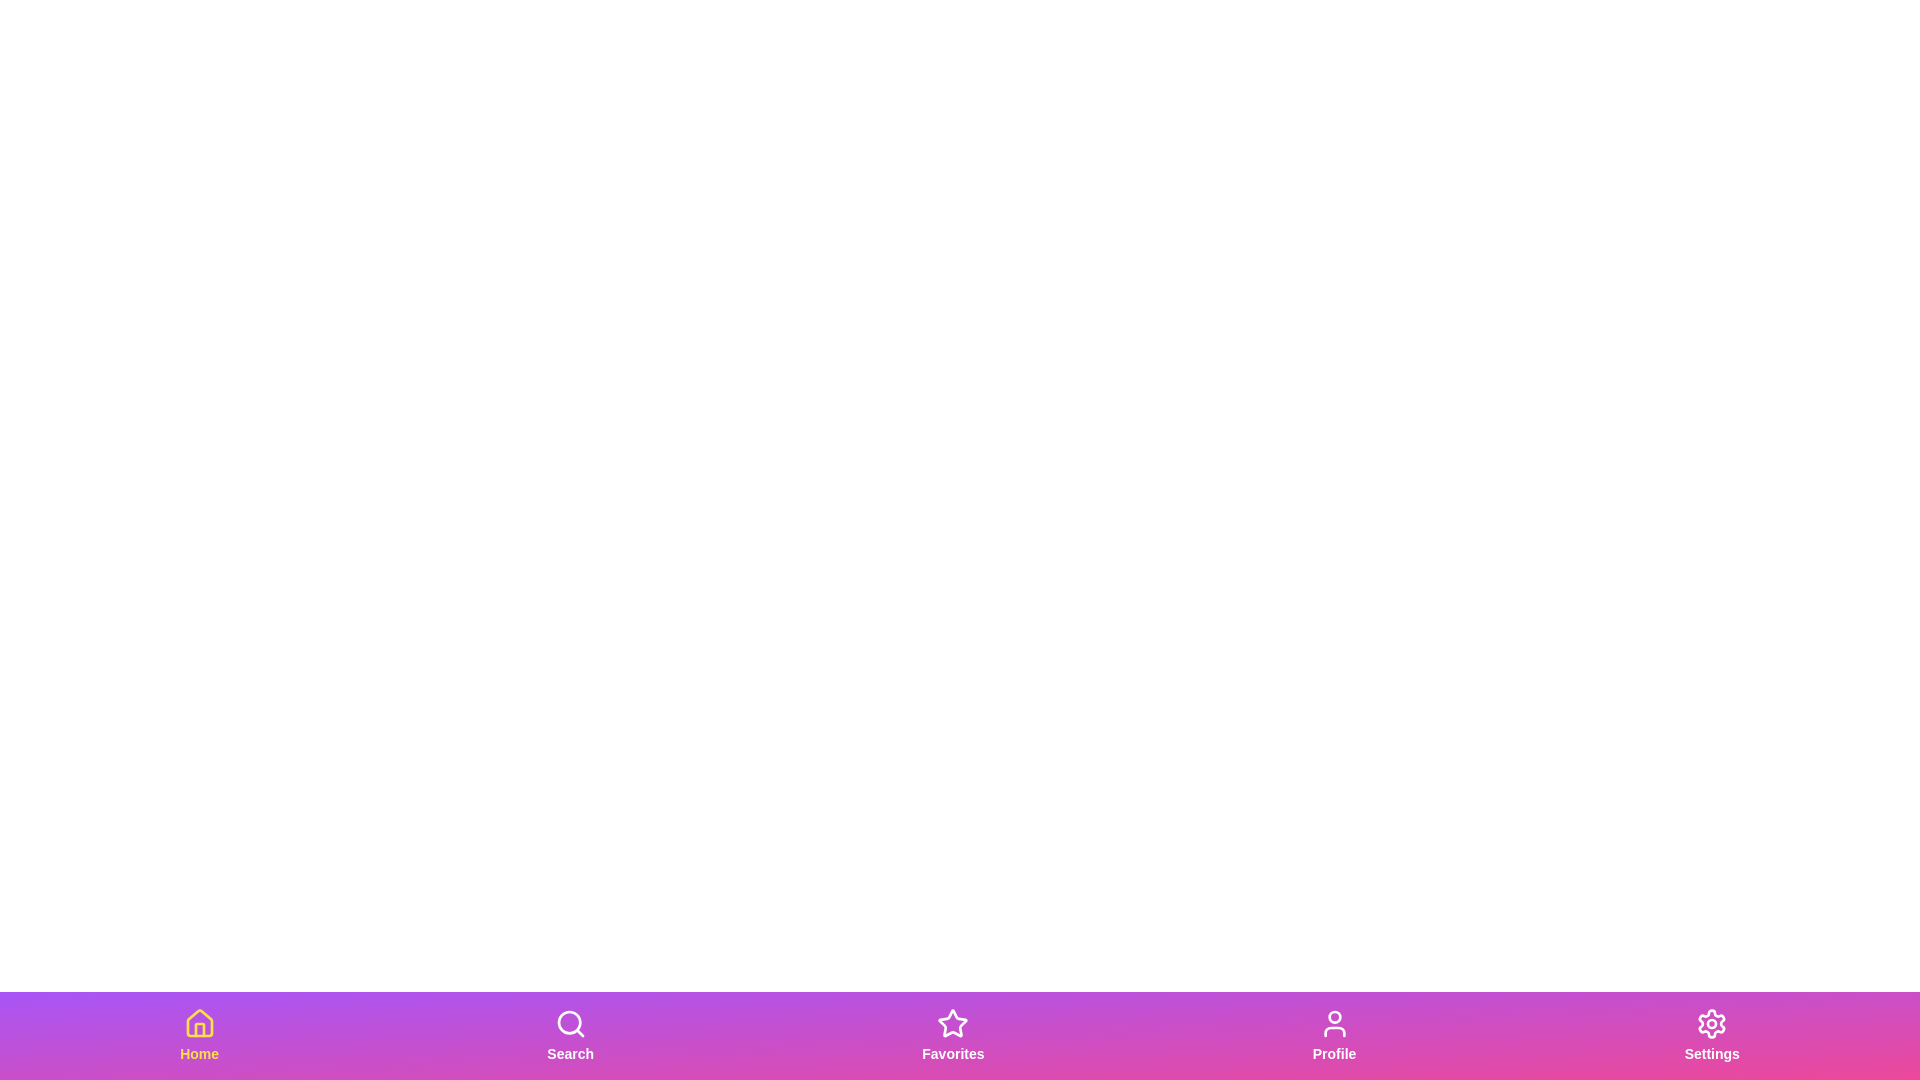 Image resolution: width=1920 pixels, height=1080 pixels. I want to click on the Search tab in the bottom navigation bar, so click(569, 1035).